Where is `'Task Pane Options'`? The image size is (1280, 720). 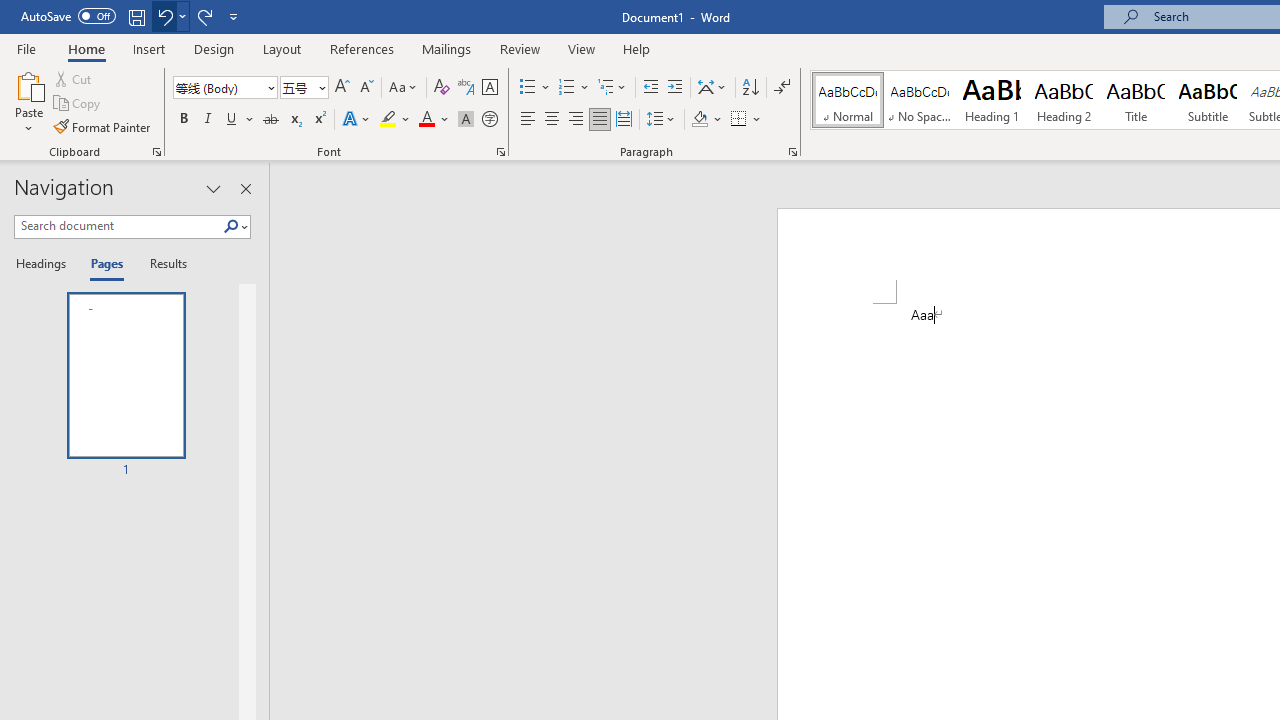 'Task Pane Options' is located at coordinates (214, 189).